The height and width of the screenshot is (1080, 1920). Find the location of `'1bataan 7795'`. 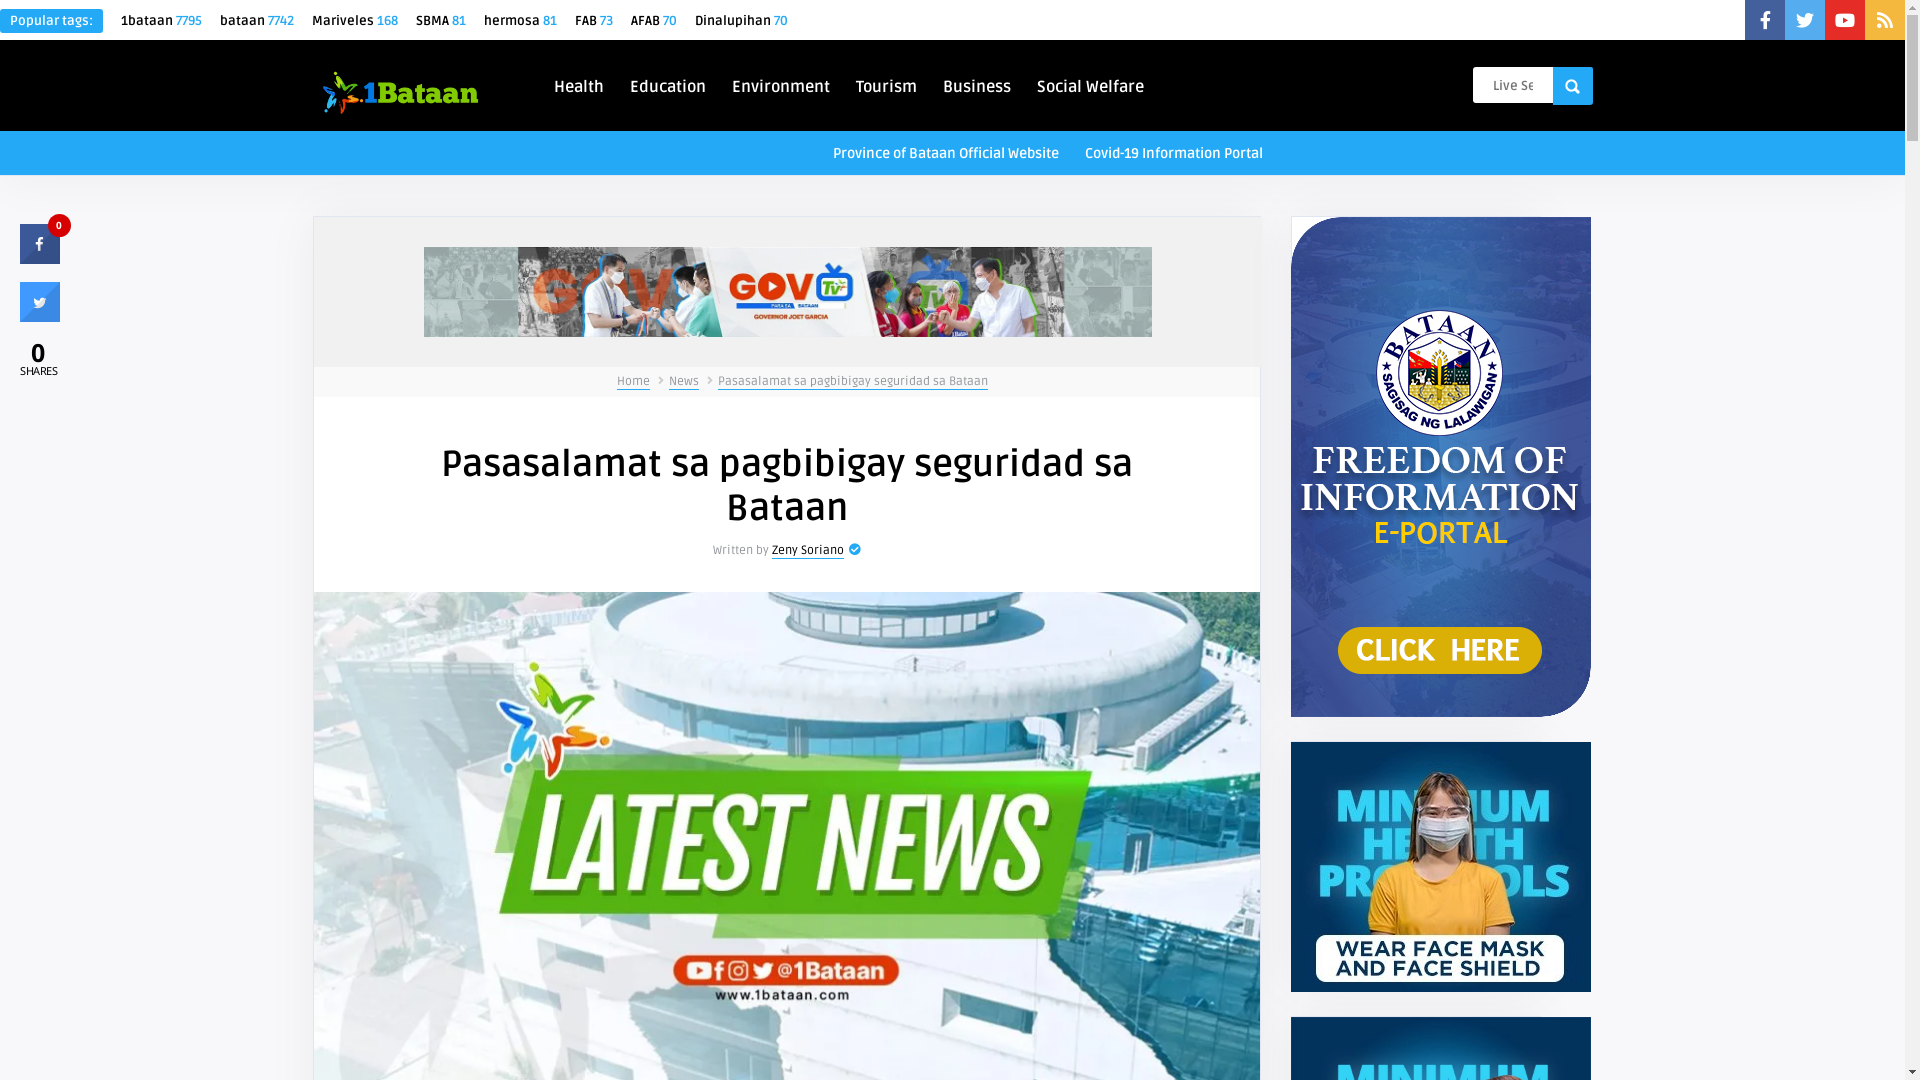

'1bataan 7795' is located at coordinates (119, 20).